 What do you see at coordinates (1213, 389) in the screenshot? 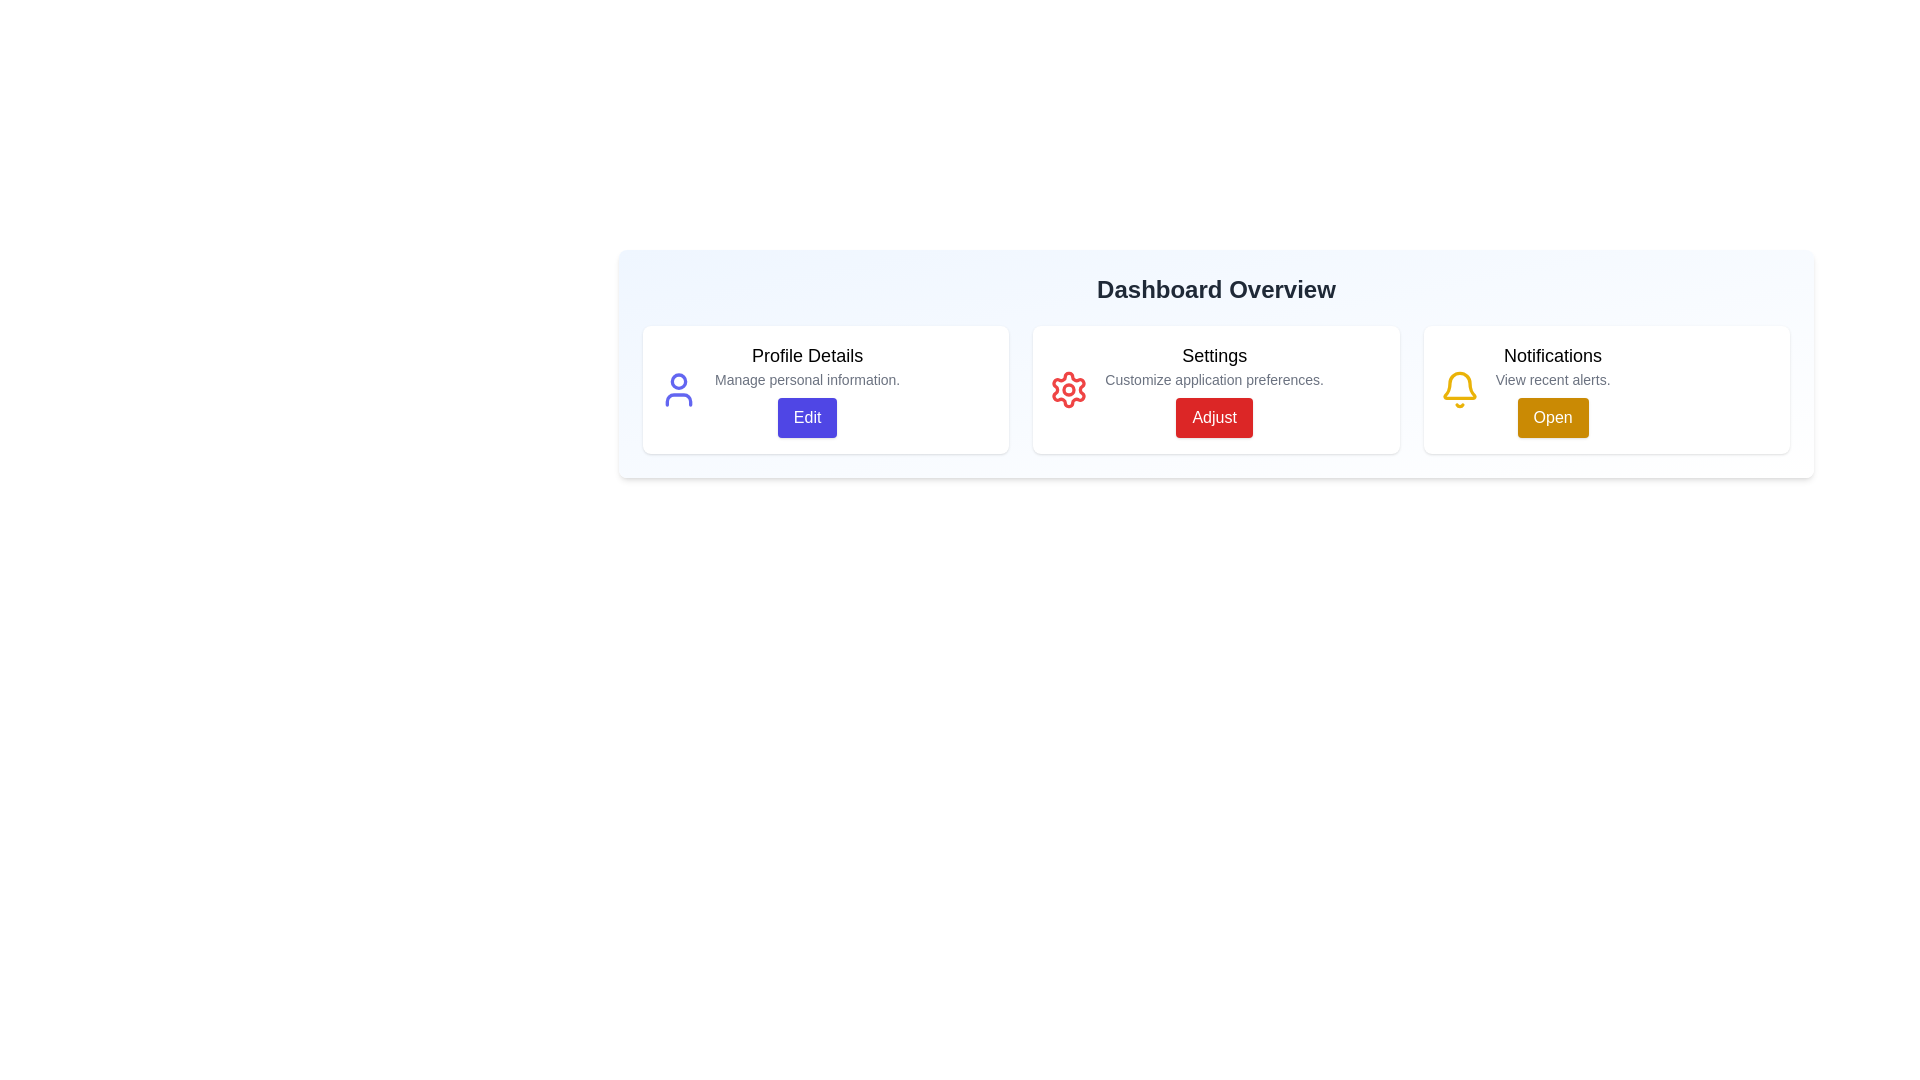
I see `the composite UI component containing a heading, paragraph text, and an 'Adjust' button that allows users` at bounding box center [1213, 389].